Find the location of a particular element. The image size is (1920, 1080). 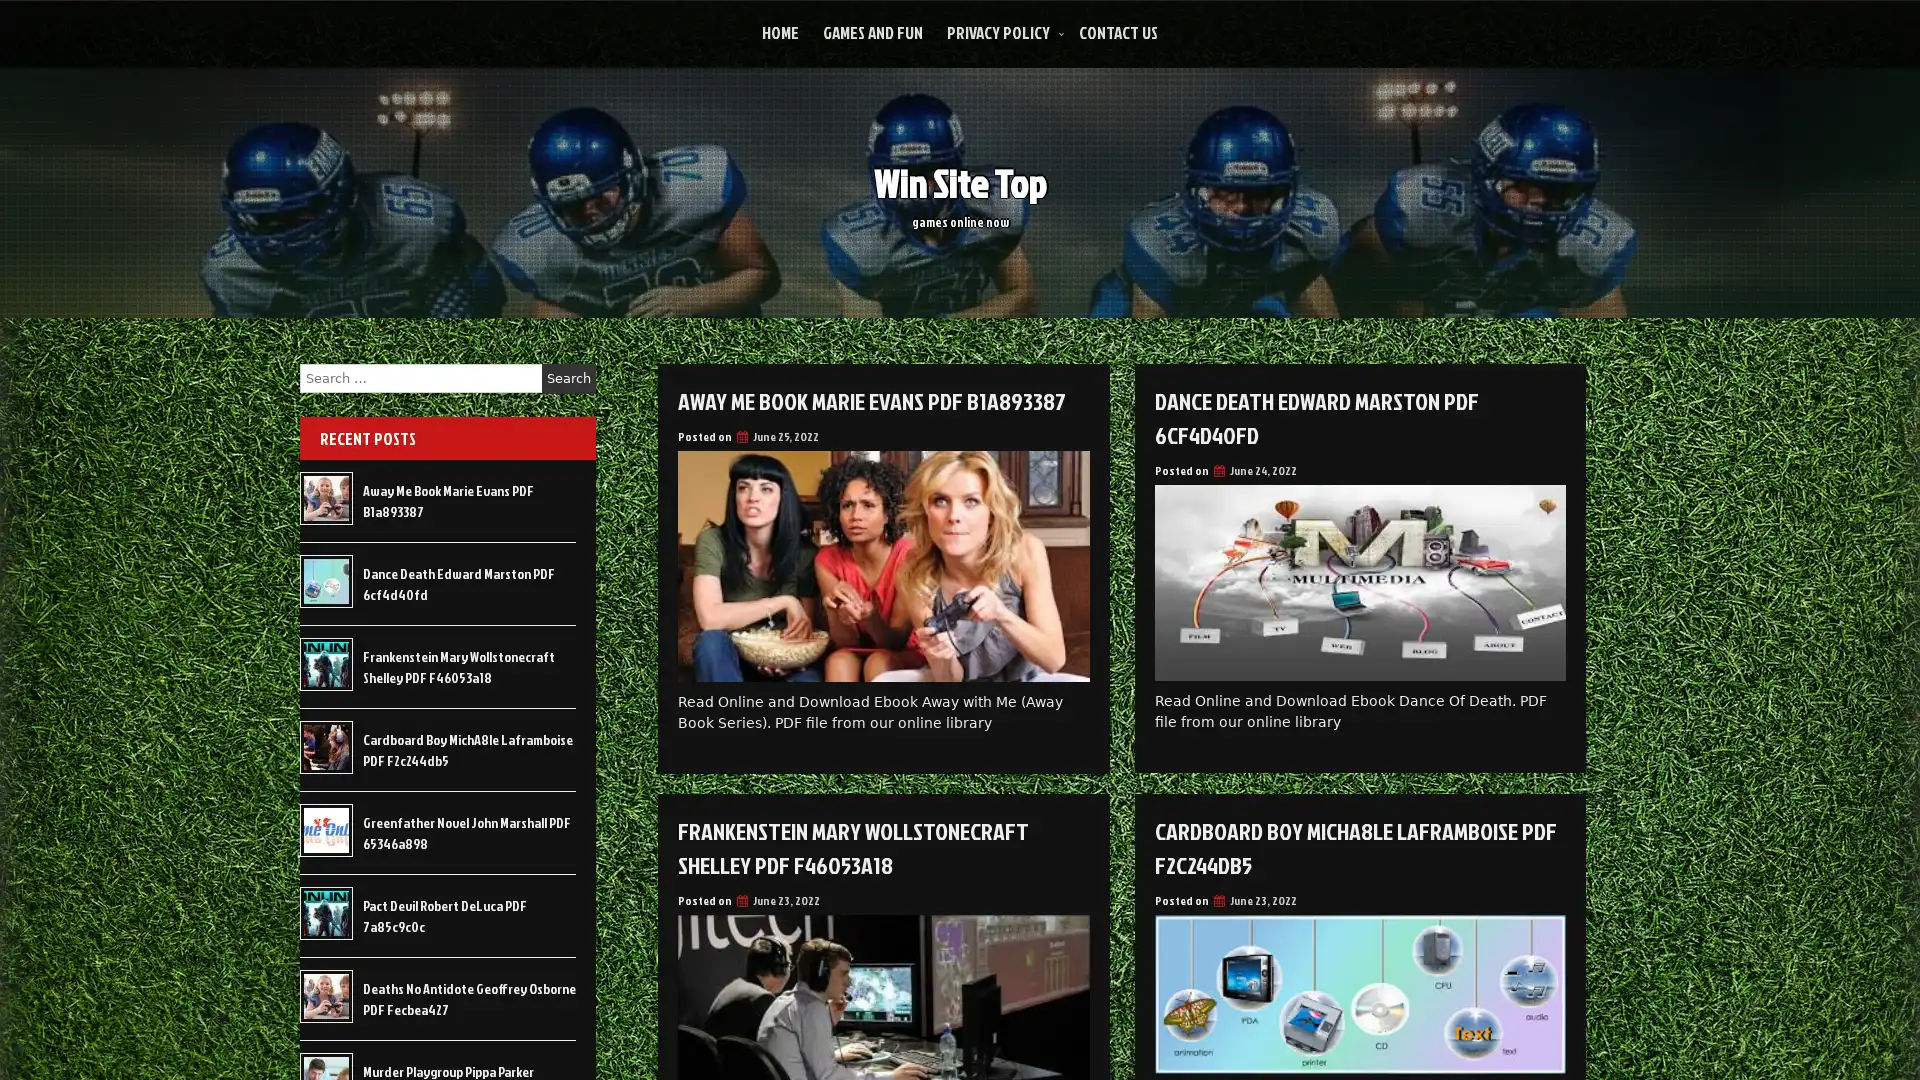

Search is located at coordinates (568, 378).